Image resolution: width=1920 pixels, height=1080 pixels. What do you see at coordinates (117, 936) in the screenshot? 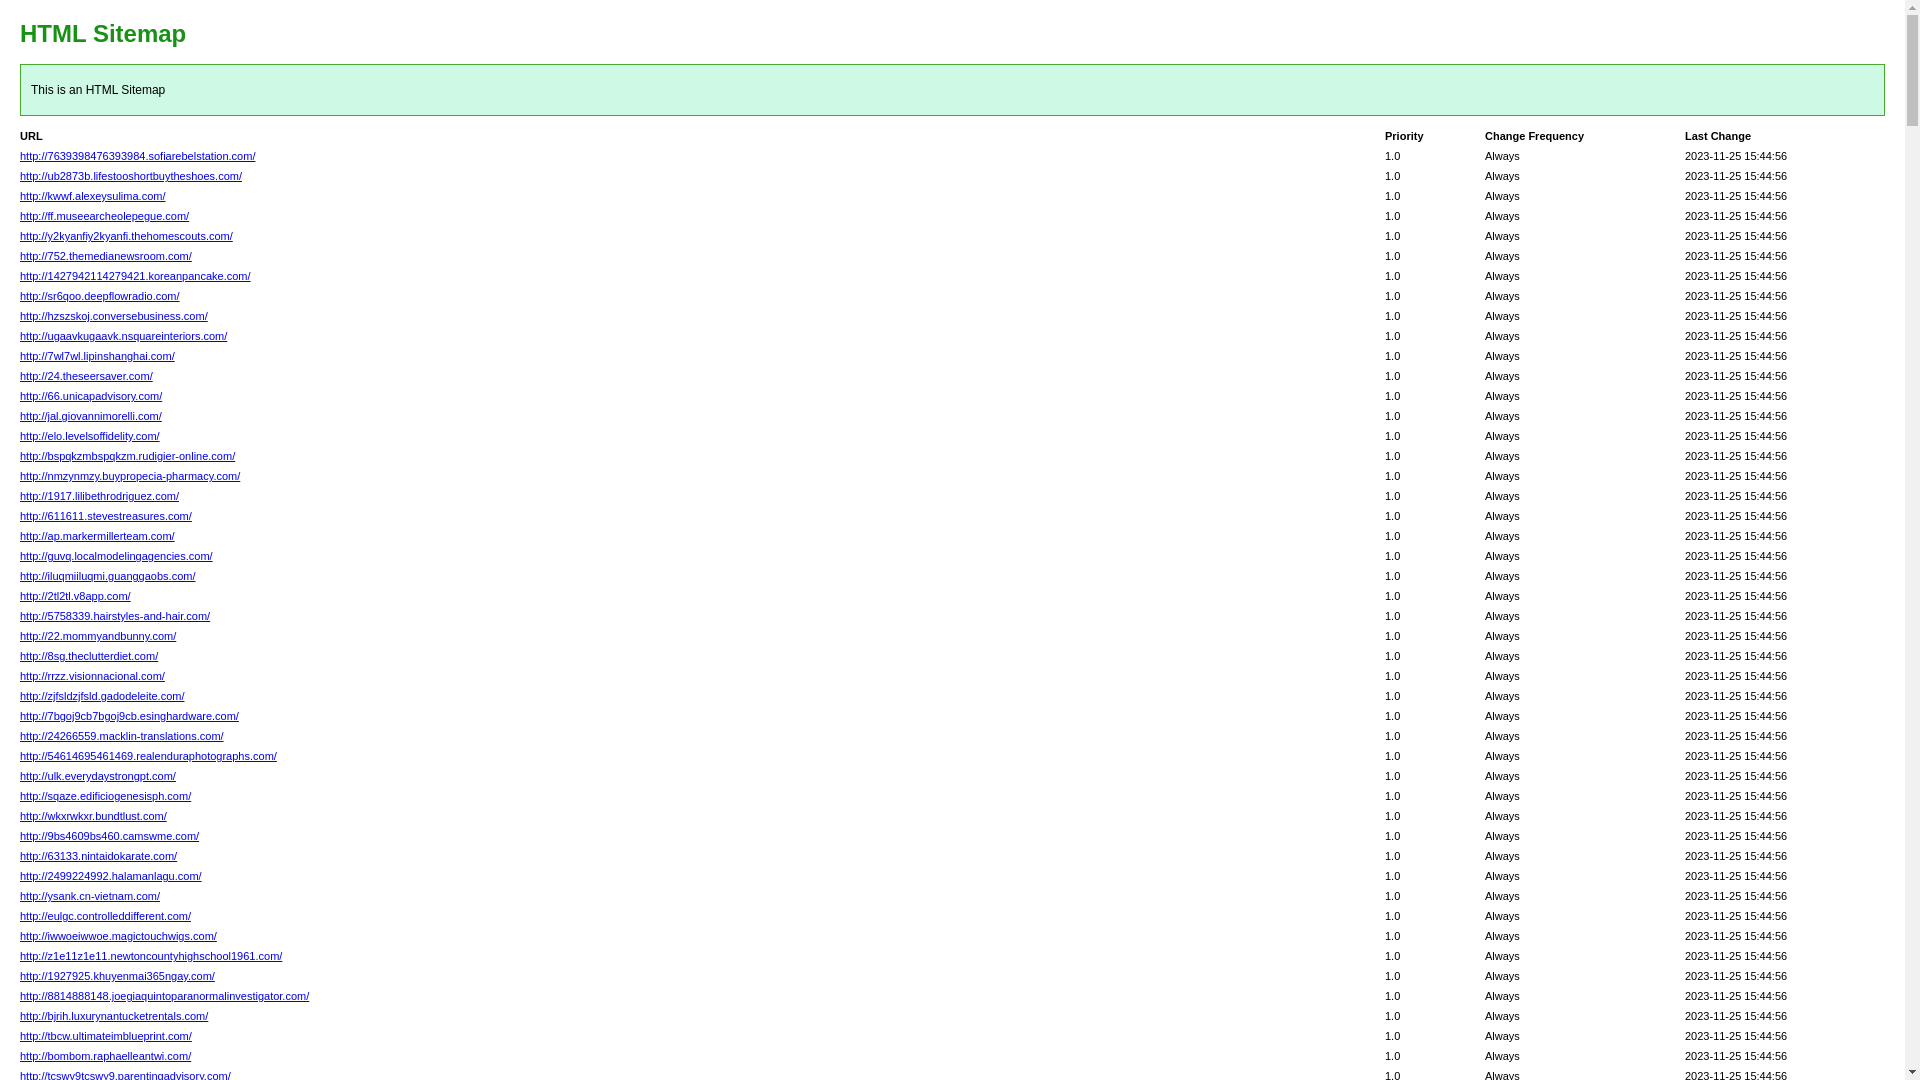
I see `'http://iwwoeiwwoe.magictouchwigs.com/'` at bounding box center [117, 936].